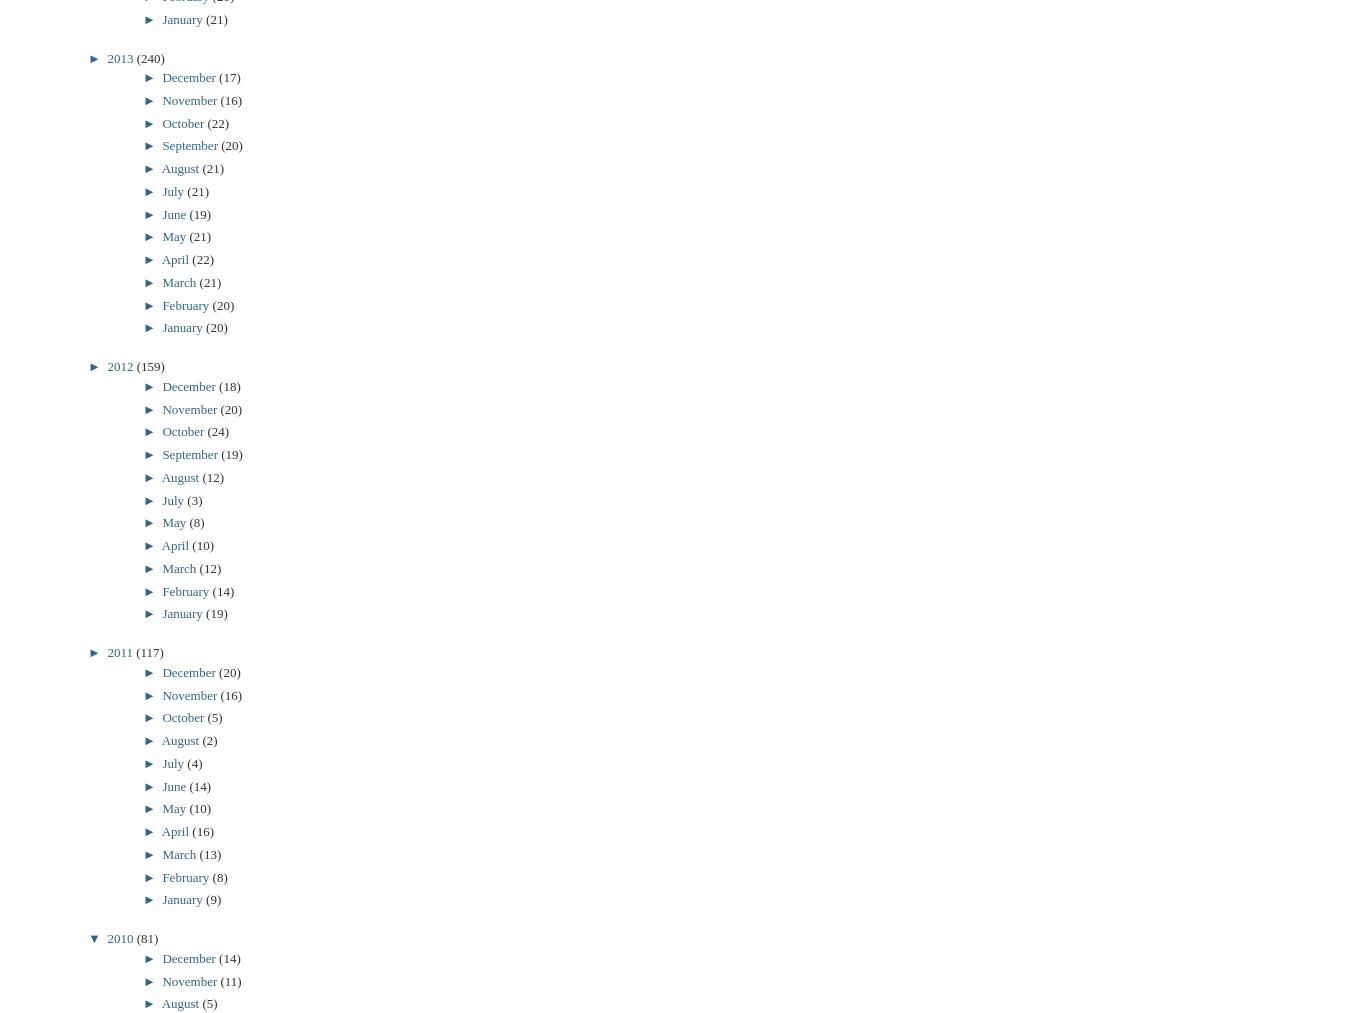 This screenshot has height=1013, width=1366. I want to click on '2010', so click(106, 938).